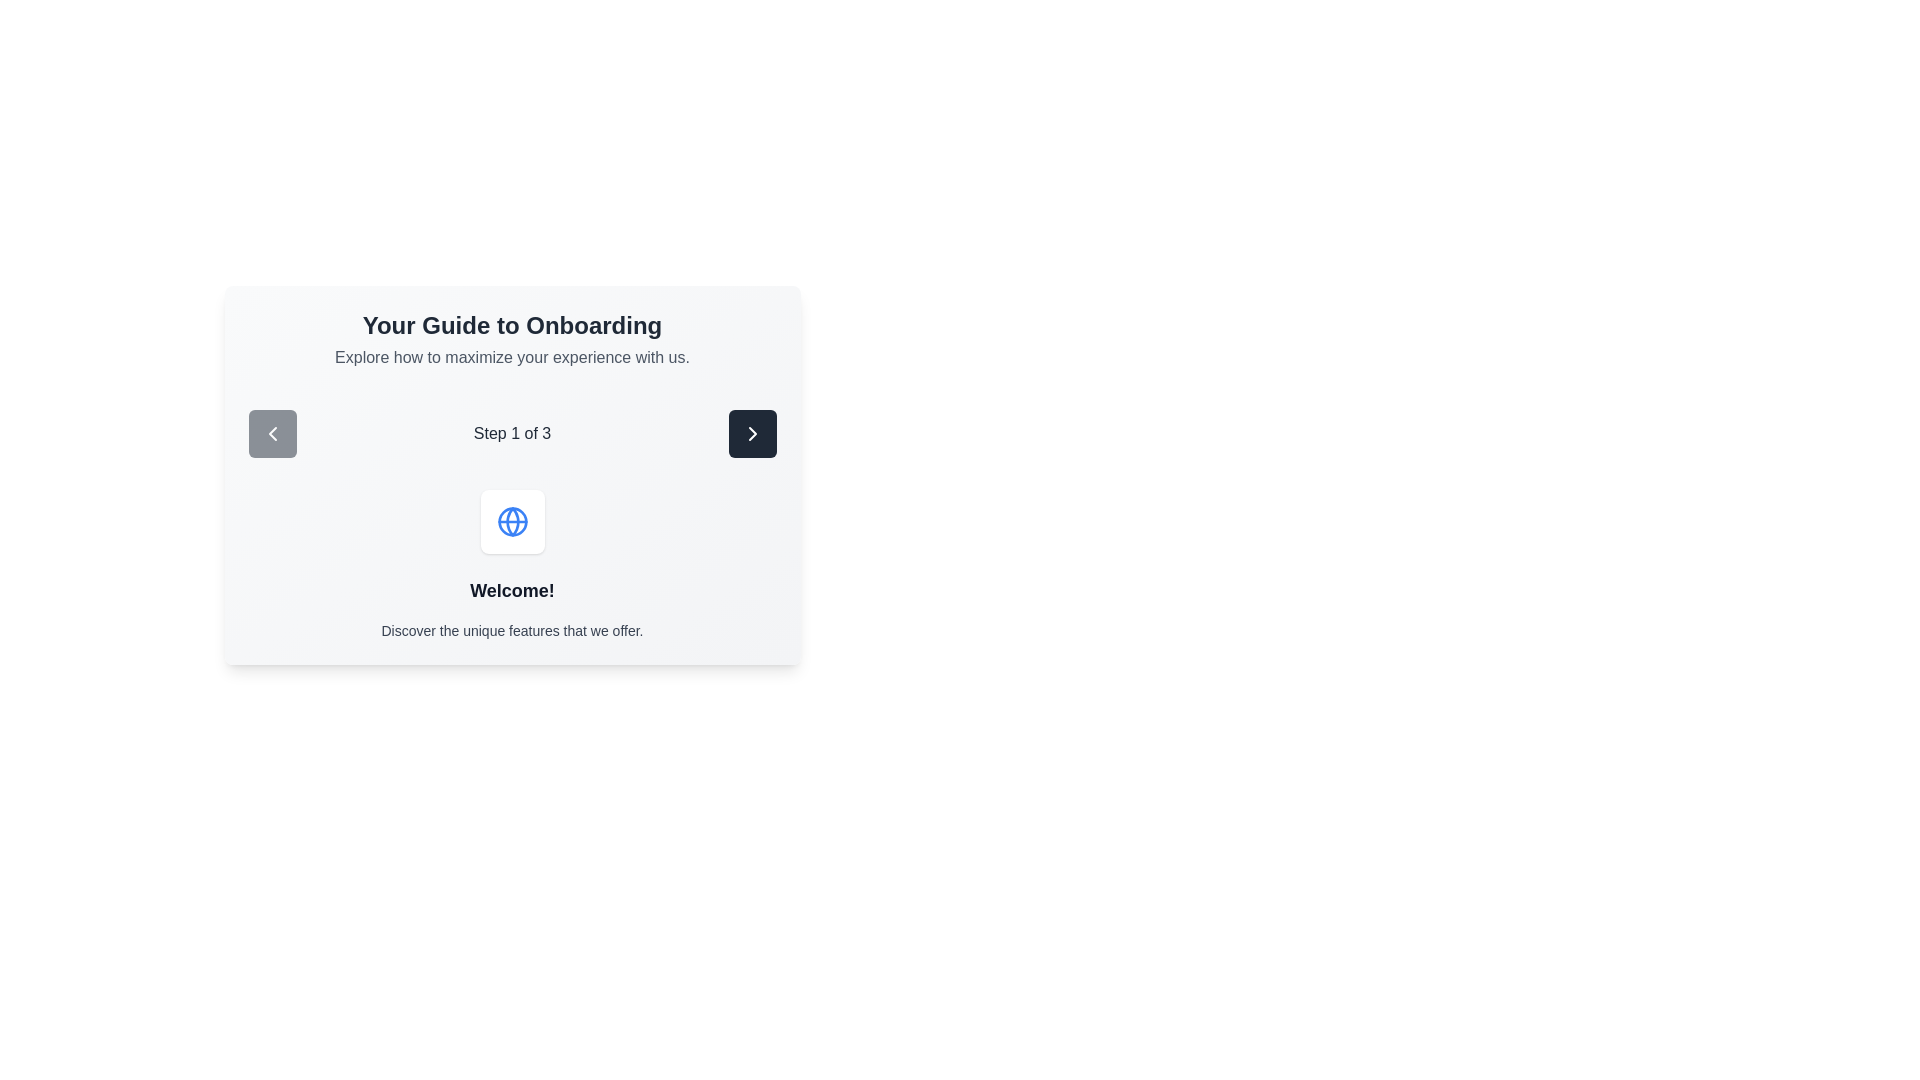 This screenshot has height=1080, width=1920. Describe the element at coordinates (512, 520) in the screenshot. I see `the globe icon with a blue circular outline and internal curved lines, which is centrally placed in a white, rounded box, for information` at that location.